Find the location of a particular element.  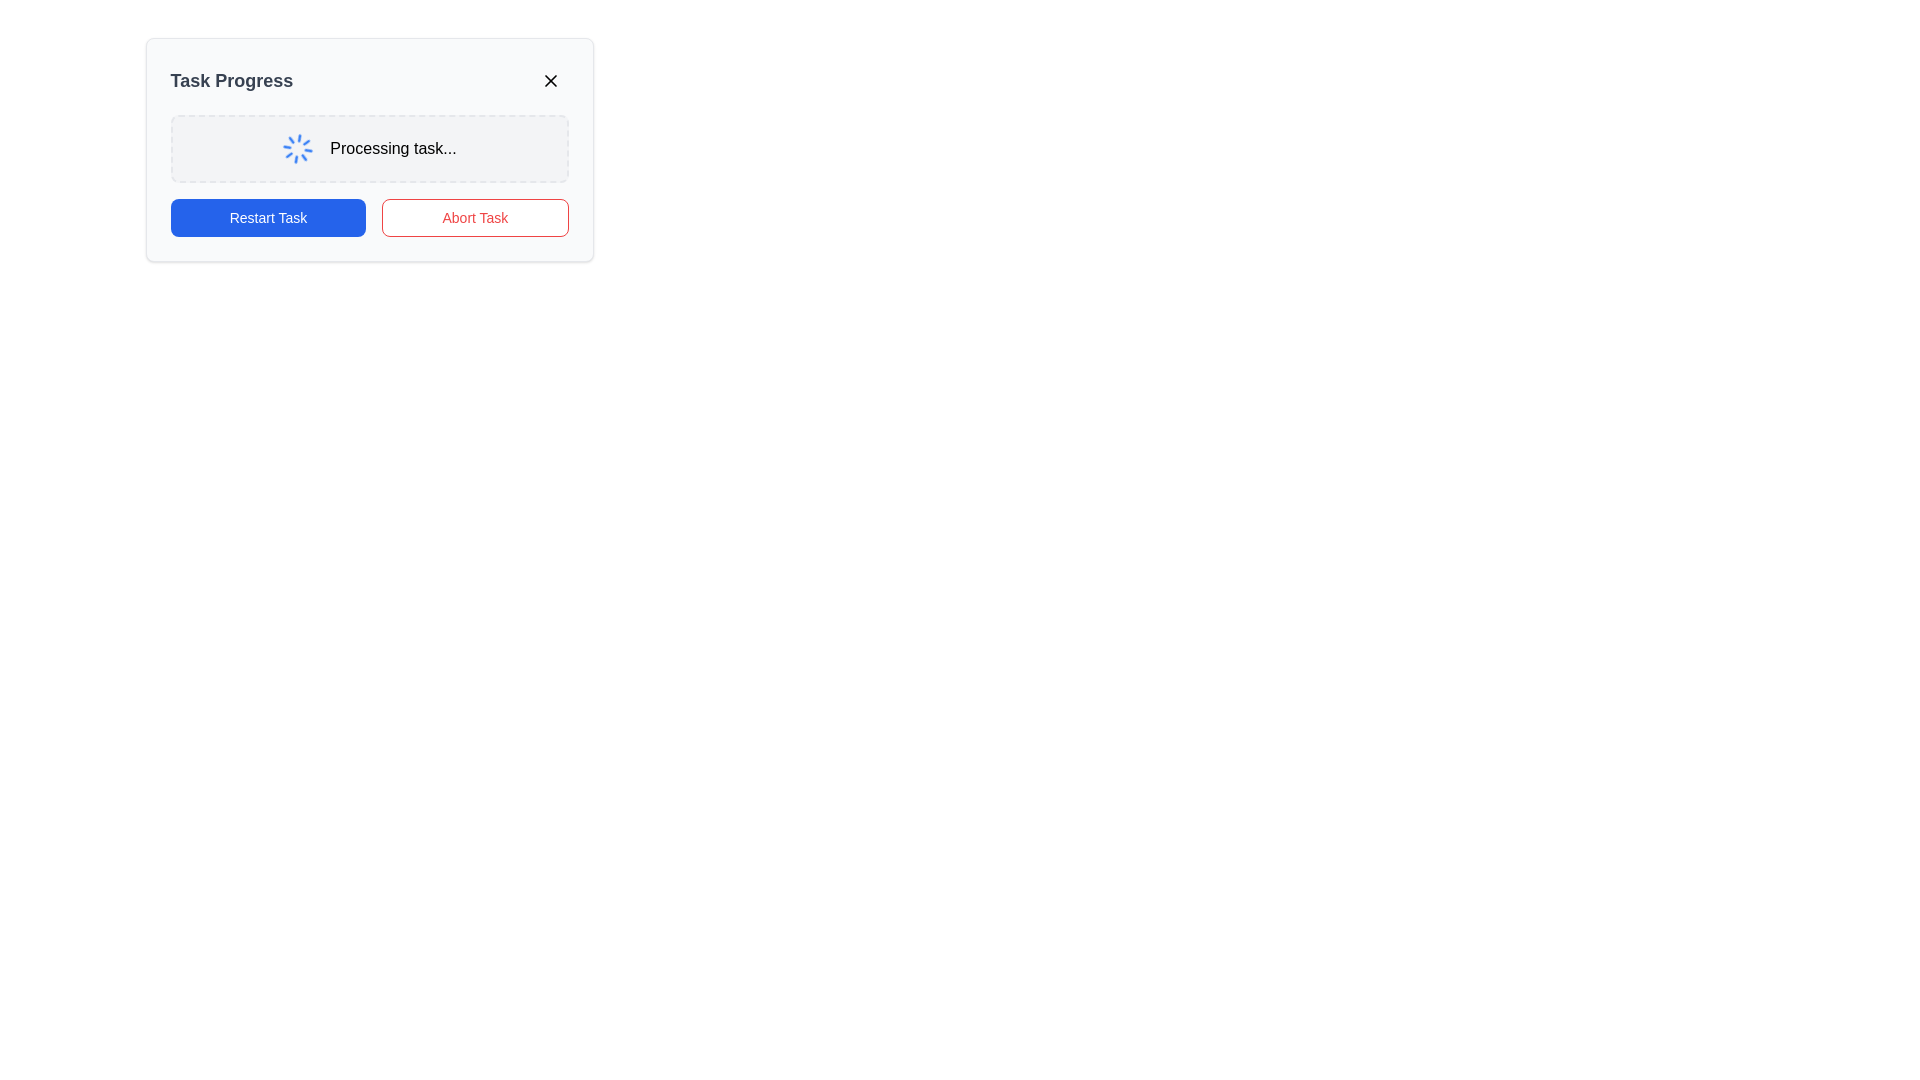

the abort button located to the right of the 'Restart Task' button to observe the hover effect is located at coordinates (474, 218).